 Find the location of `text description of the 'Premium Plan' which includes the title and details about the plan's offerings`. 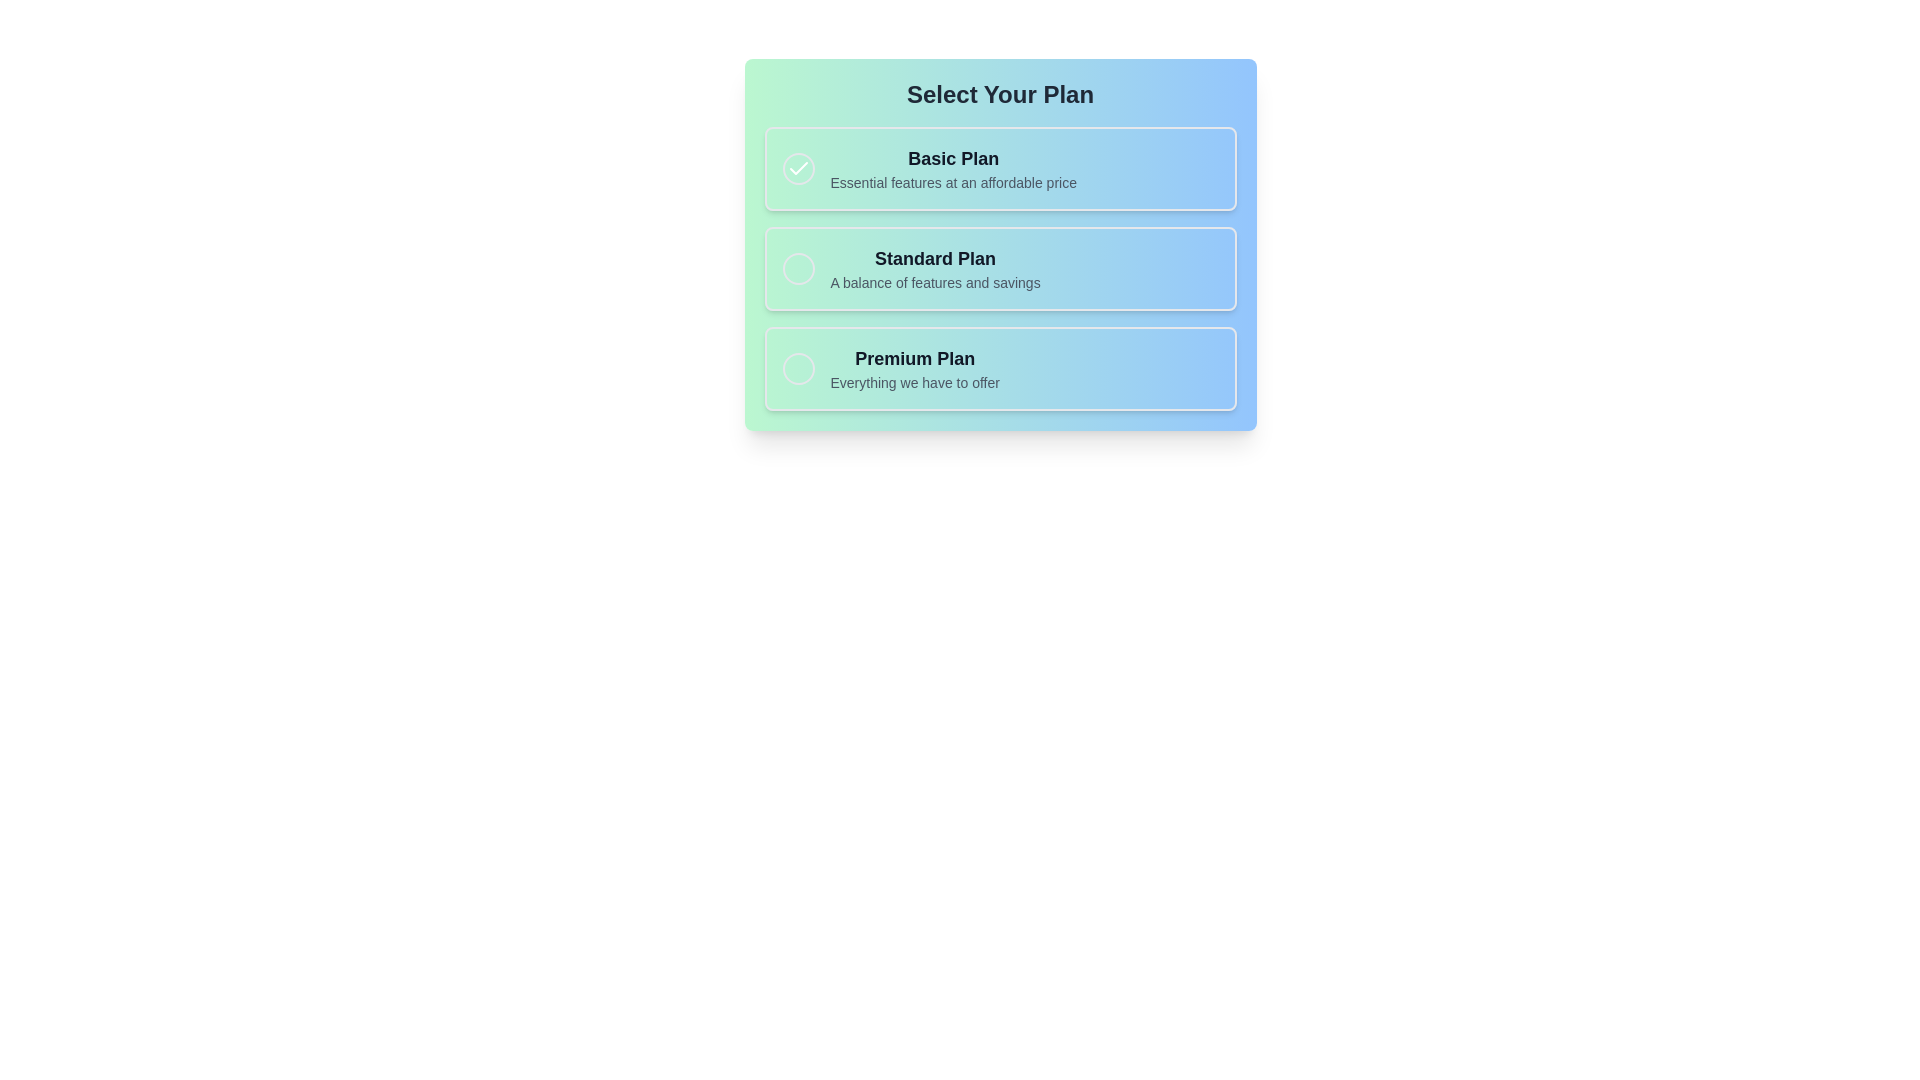

text description of the 'Premium Plan' which includes the title and details about the plan's offerings is located at coordinates (914, 369).